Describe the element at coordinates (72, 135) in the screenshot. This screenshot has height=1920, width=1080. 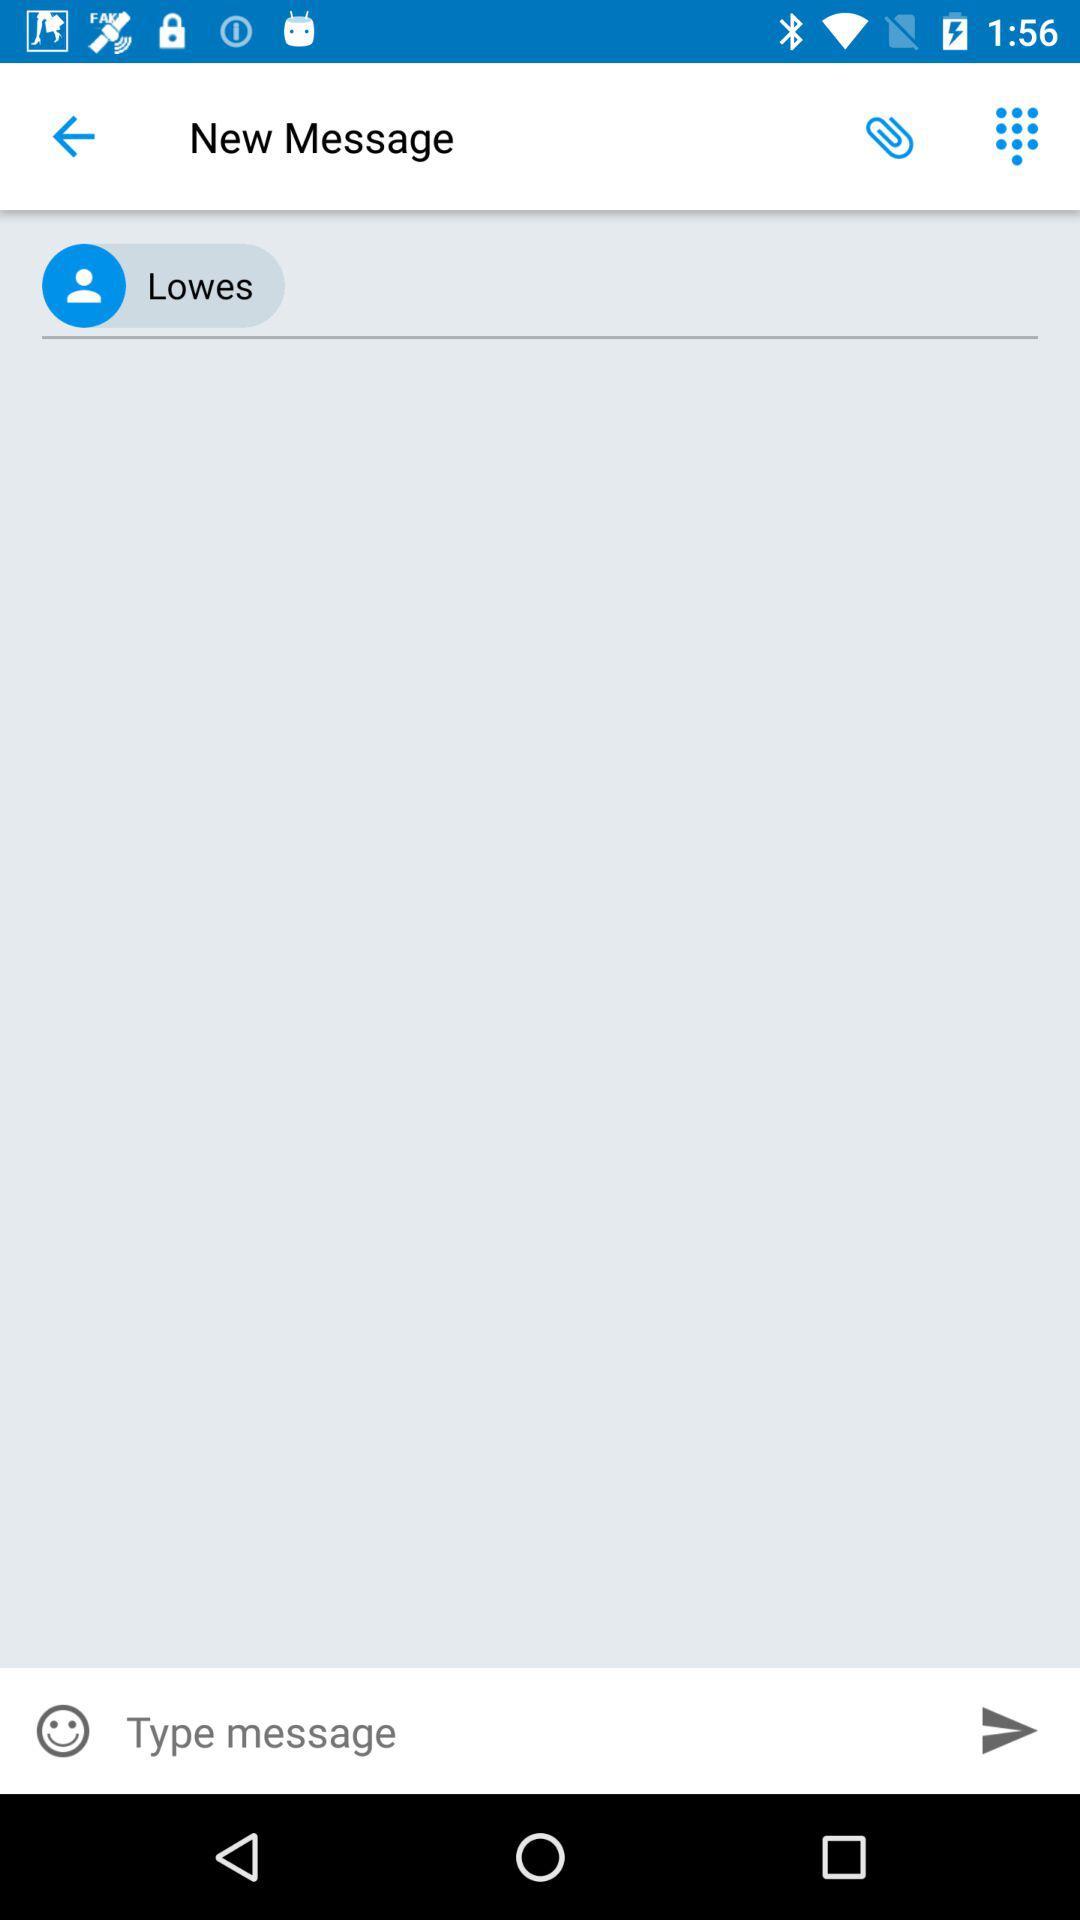
I see `the icon next to the new message icon` at that location.